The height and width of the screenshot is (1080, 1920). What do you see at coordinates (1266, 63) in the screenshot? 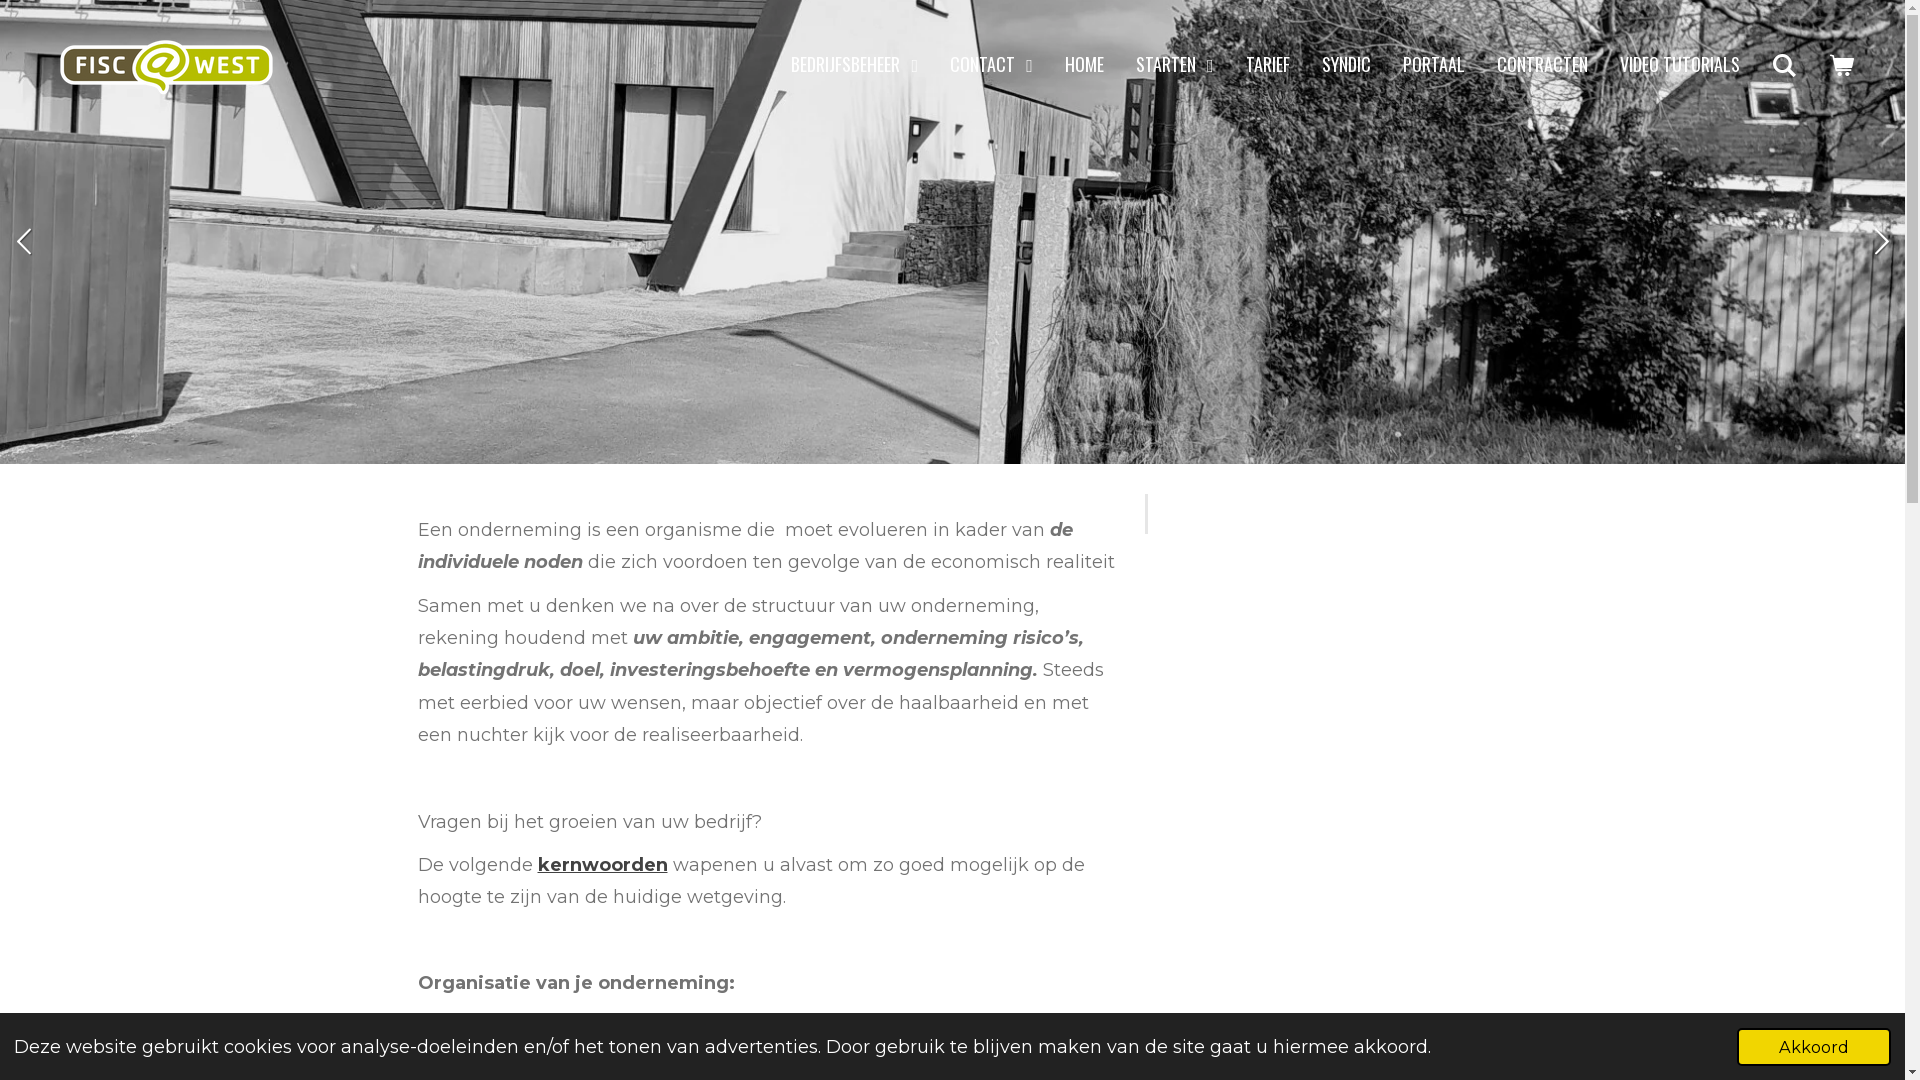
I see `'TARIEF'` at bounding box center [1266, 63].